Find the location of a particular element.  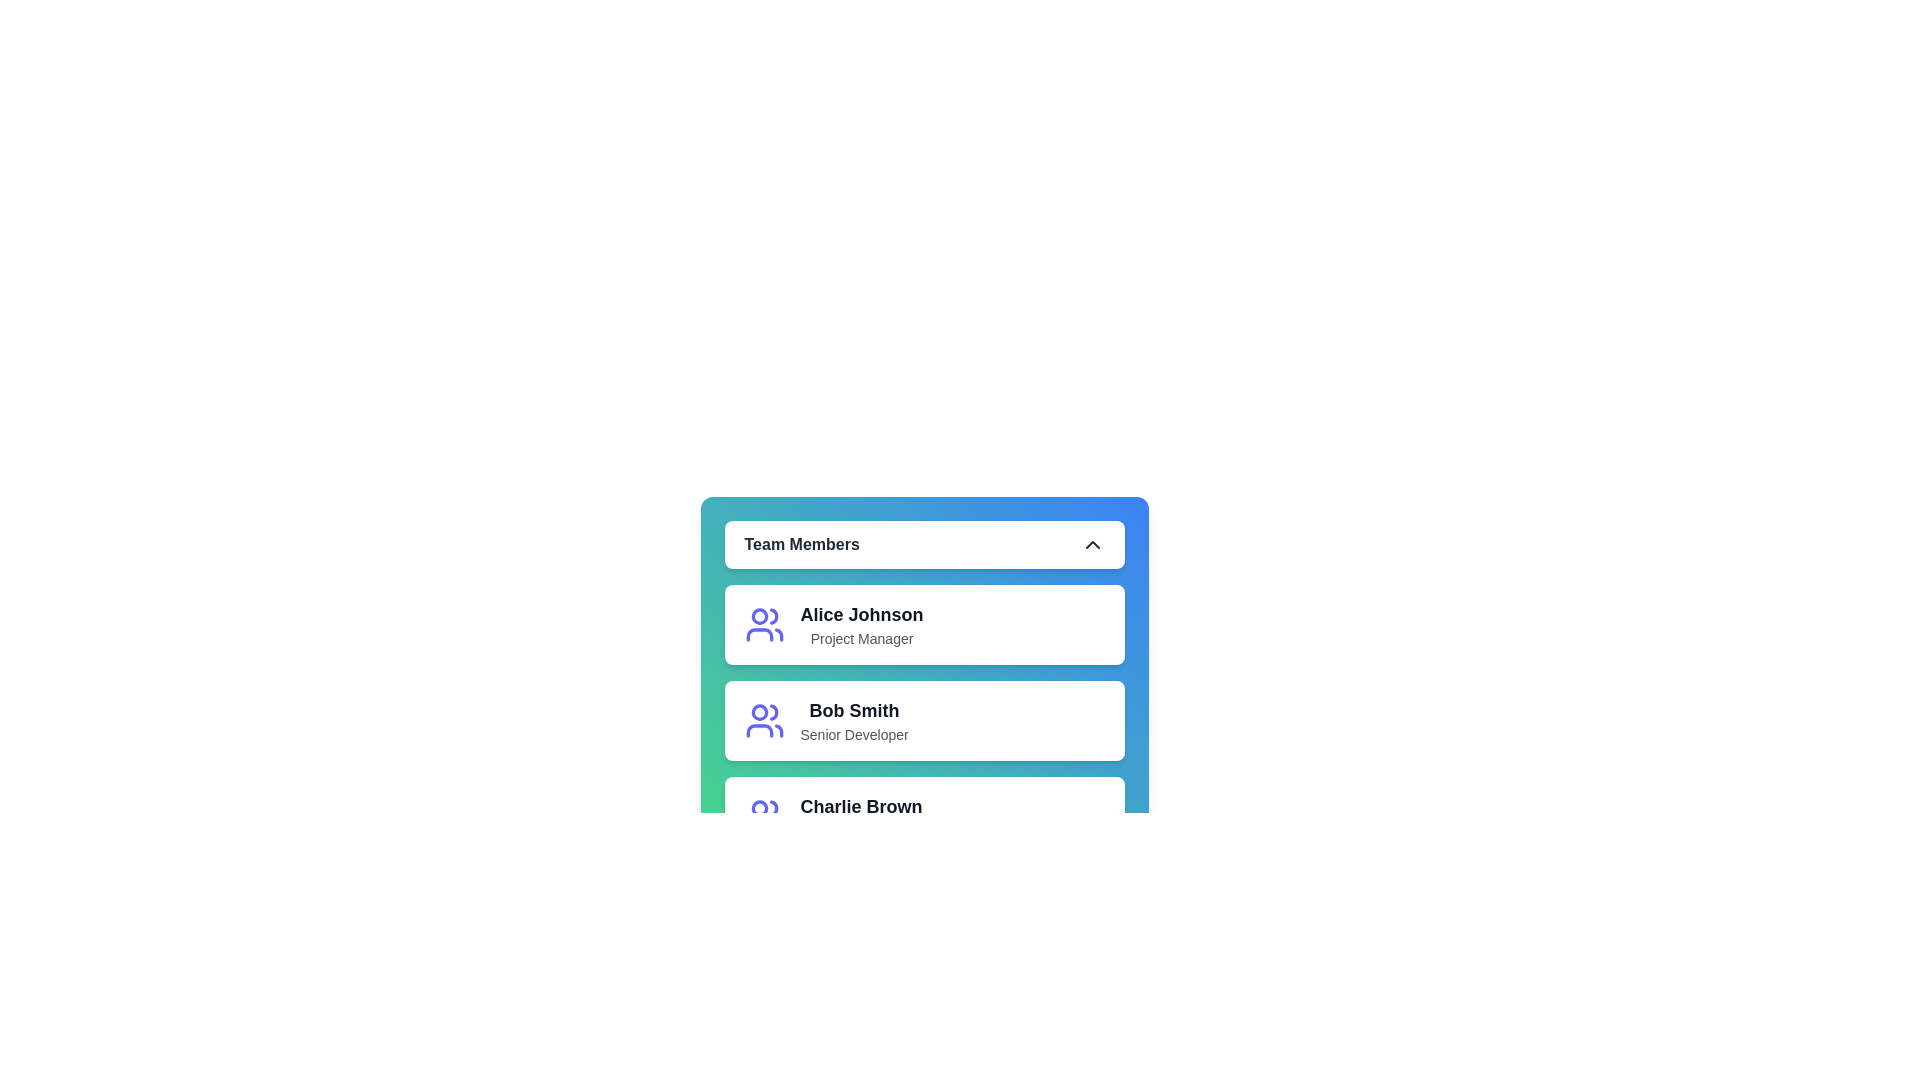

'Team Members' button to toggle the visibility of the team member list is located at coordinates (923, 544).